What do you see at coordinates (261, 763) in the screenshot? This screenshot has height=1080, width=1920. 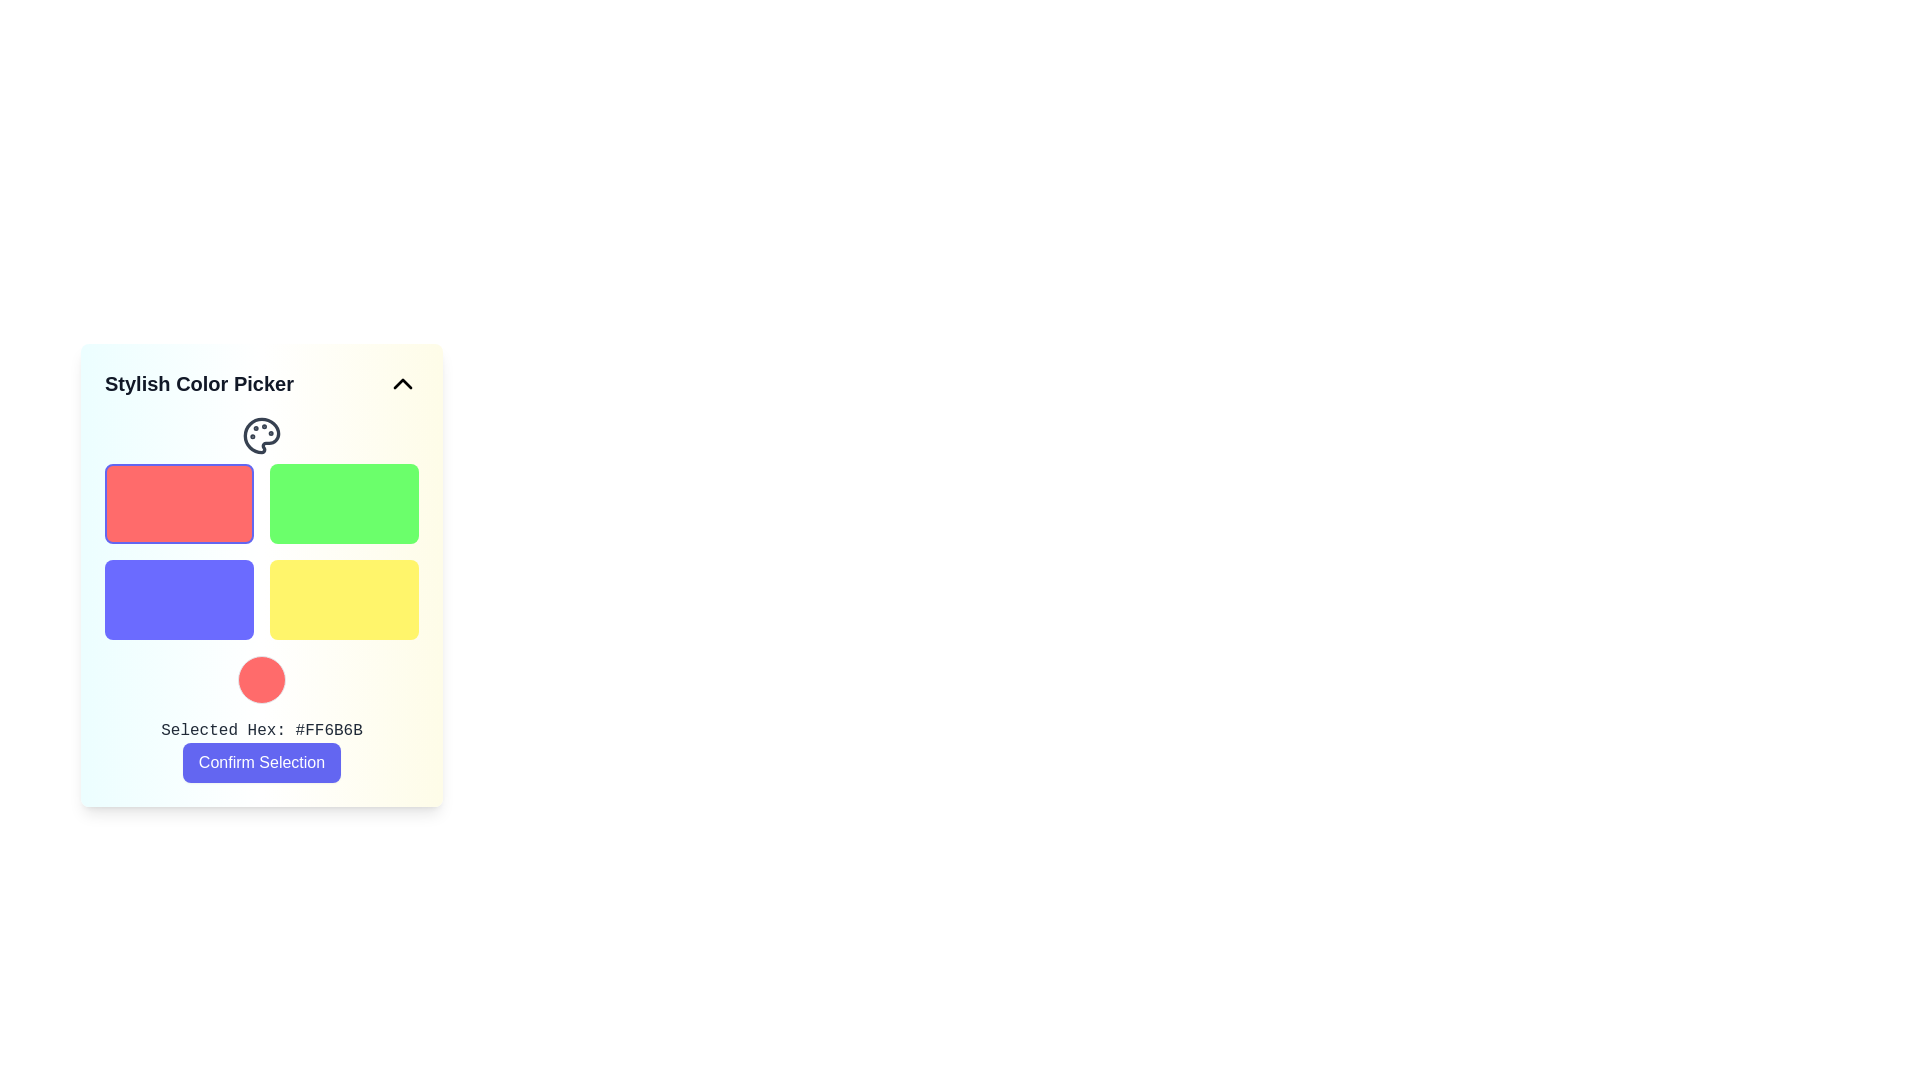 I see `the confirmation button located at the bottom of the color picker interface, beneath the text 'Selected Hex: #FF6B6B' and the circular color display, to receive interaction feedback` at bounding box center [261, 763].